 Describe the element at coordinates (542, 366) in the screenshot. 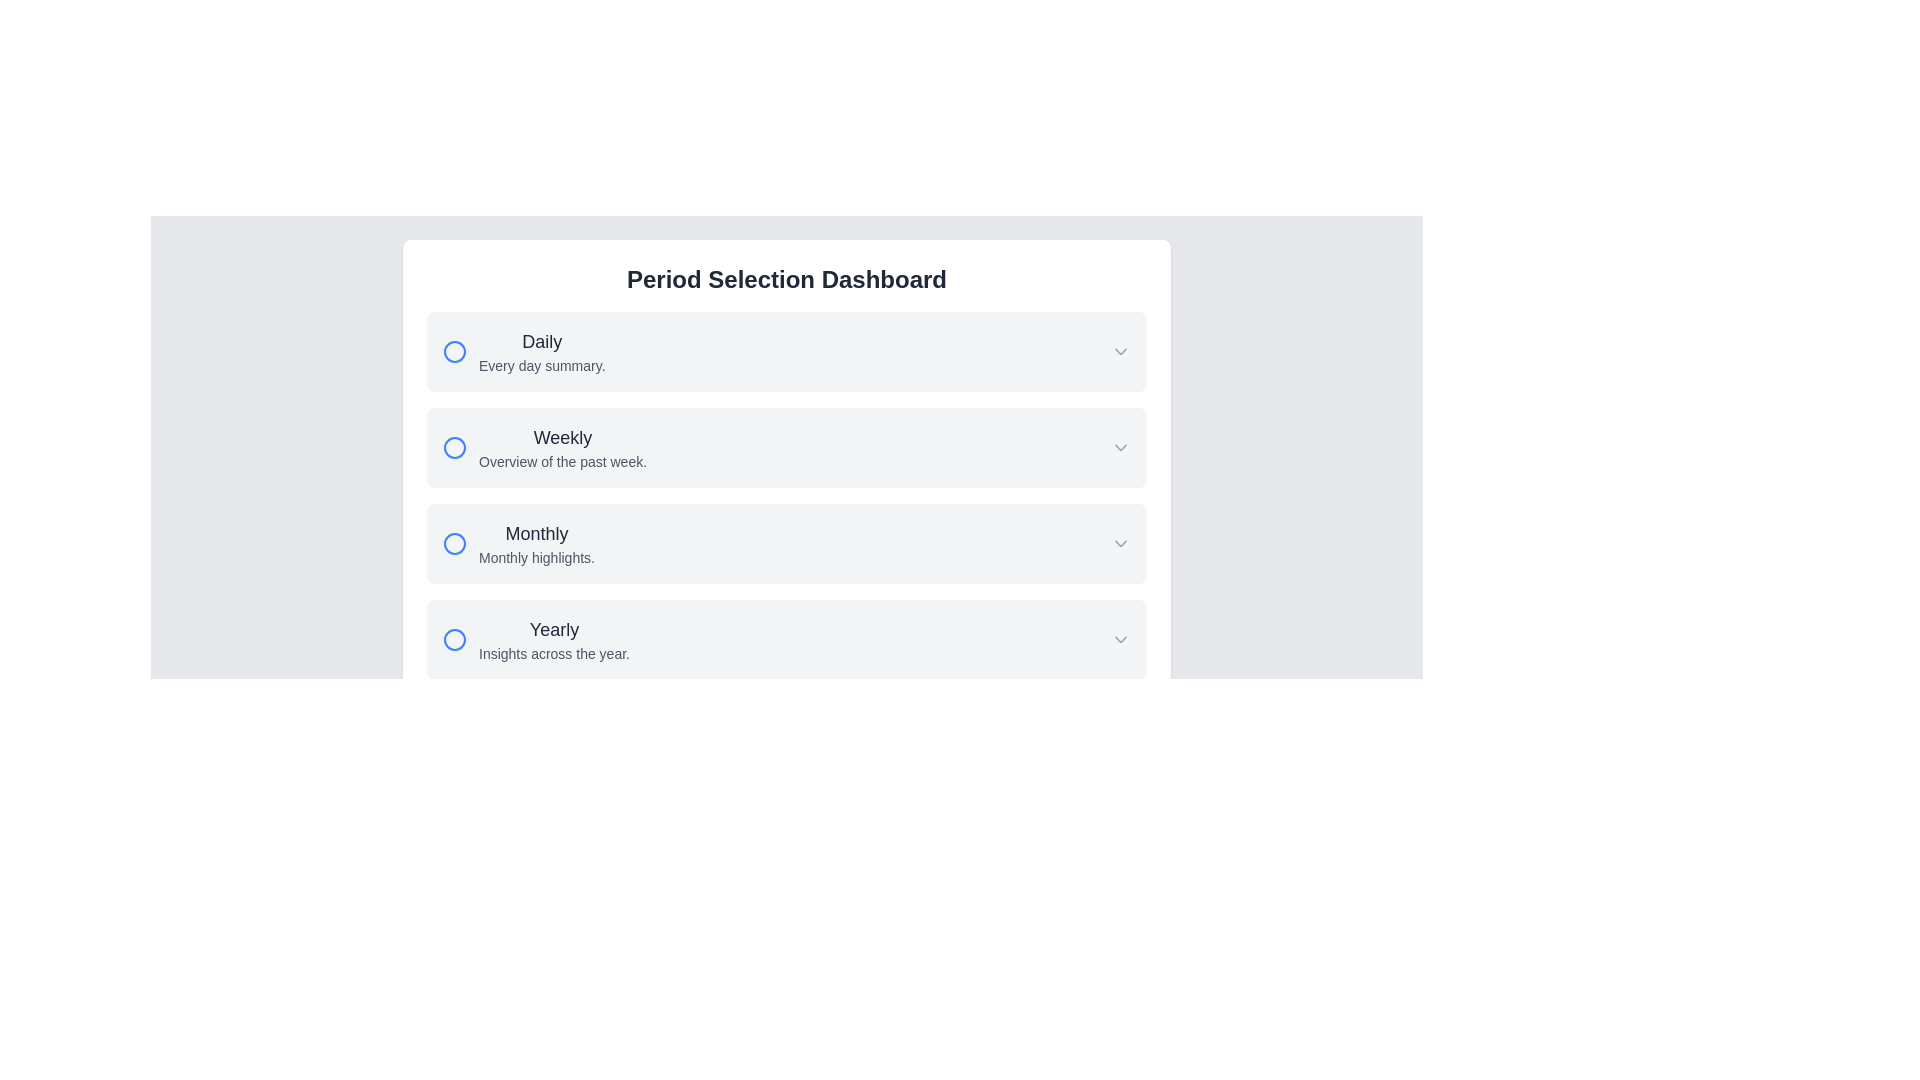

I see `descriptive text label located beneath the 'Daily' selection option in the dashboard to gather information about its purpose` at that location.